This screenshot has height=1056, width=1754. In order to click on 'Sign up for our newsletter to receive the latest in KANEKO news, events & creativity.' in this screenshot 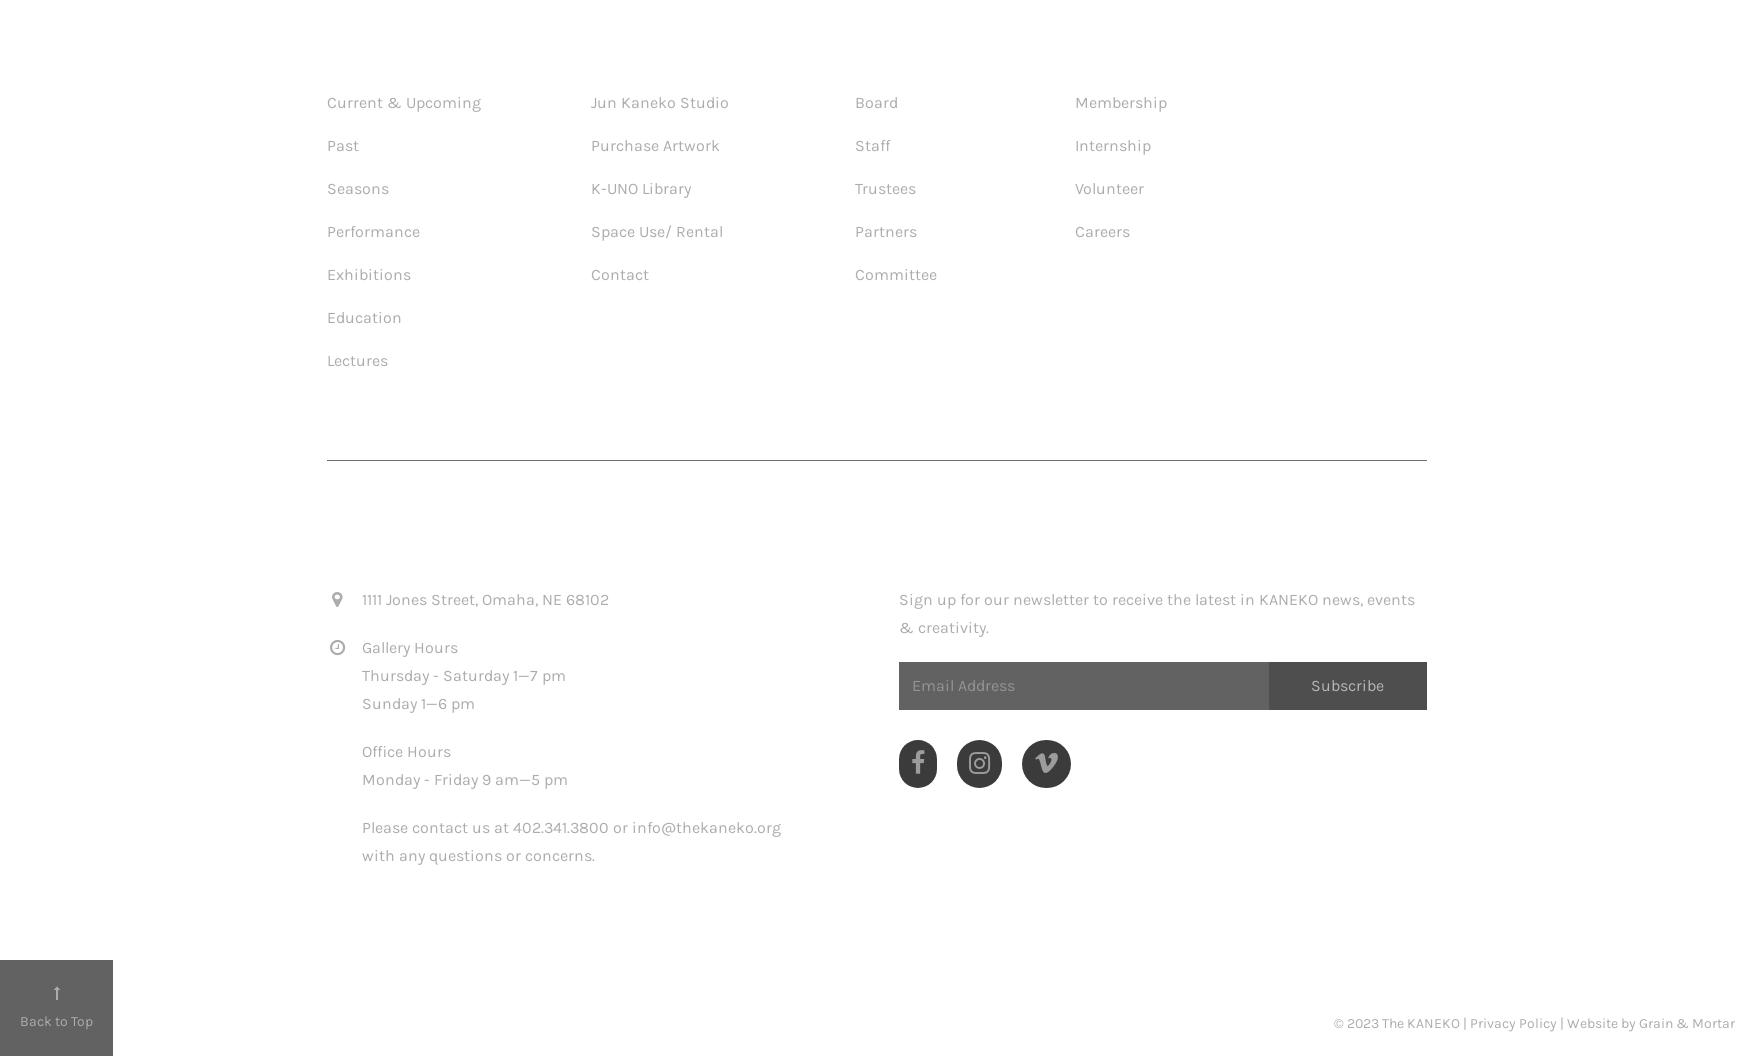, I will do `click(1155, 611)`.